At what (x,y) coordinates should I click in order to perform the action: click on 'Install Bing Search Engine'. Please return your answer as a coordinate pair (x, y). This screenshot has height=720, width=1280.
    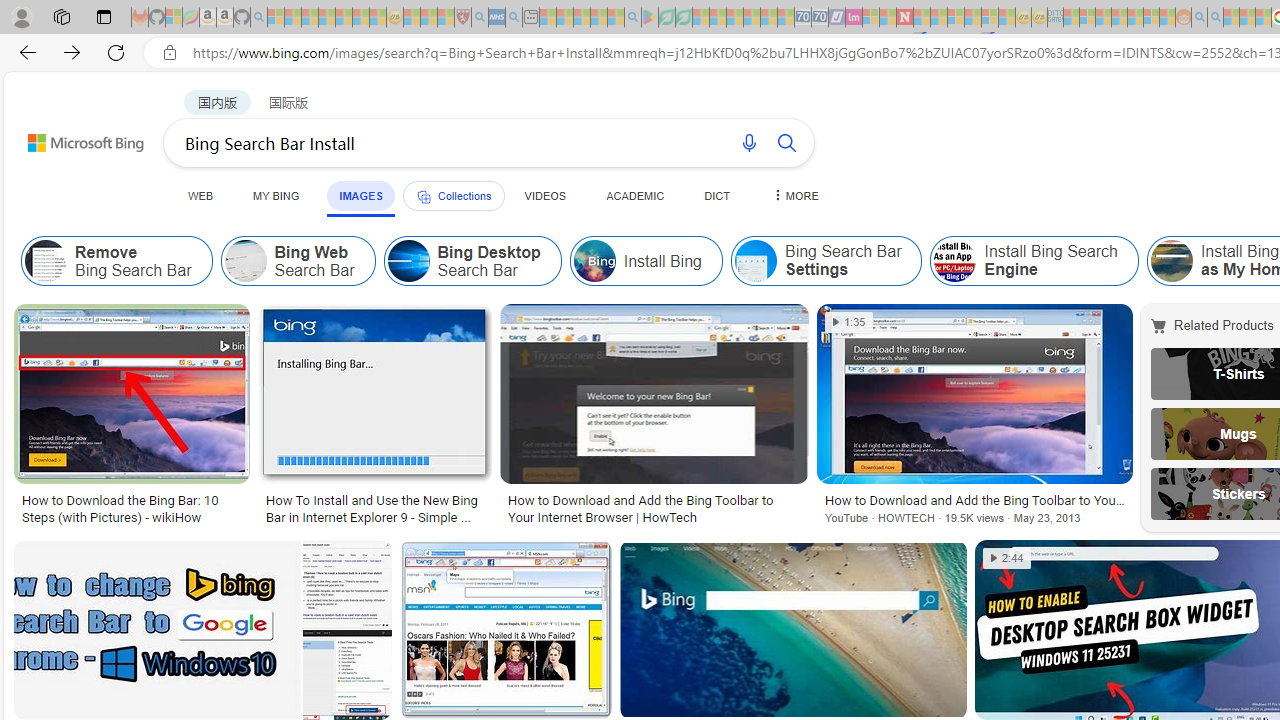
    Looking at the image, I should click on (1034, 260).